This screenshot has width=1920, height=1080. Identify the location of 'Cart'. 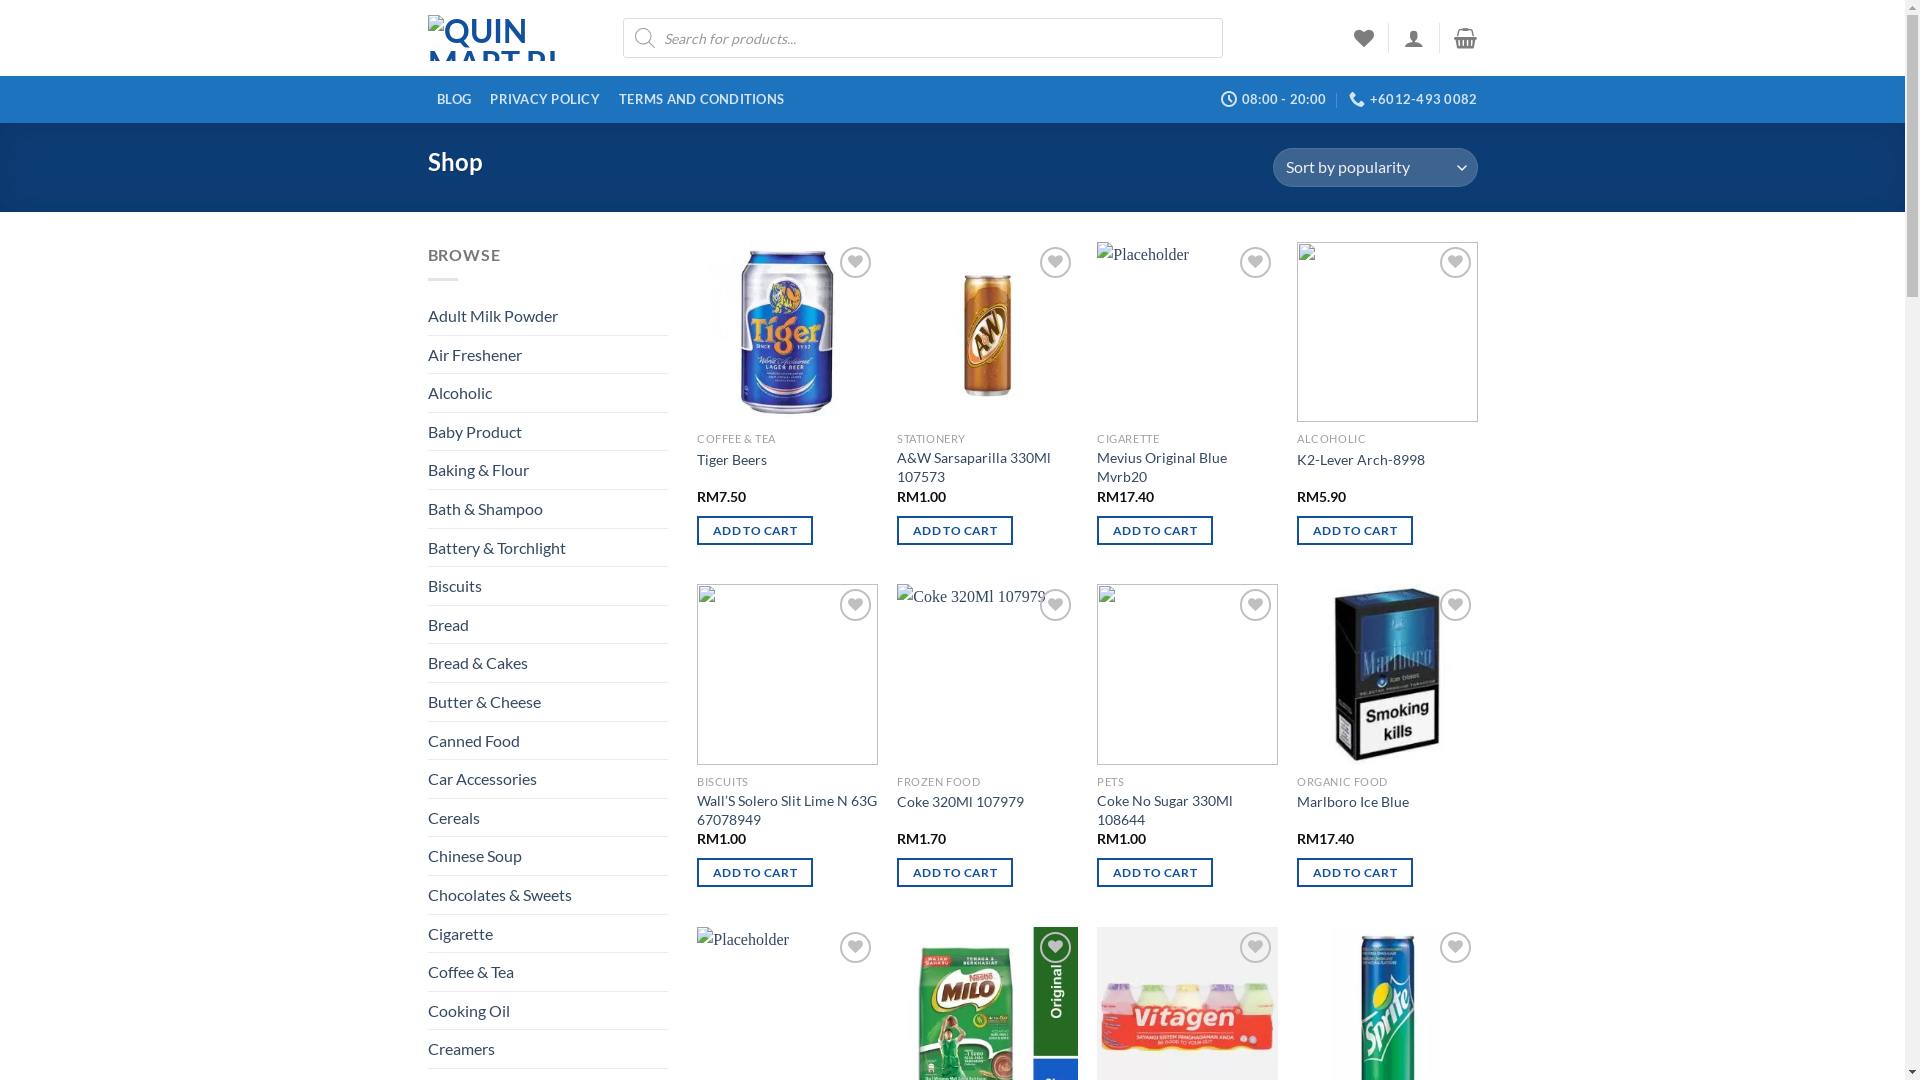
(1465, 38).